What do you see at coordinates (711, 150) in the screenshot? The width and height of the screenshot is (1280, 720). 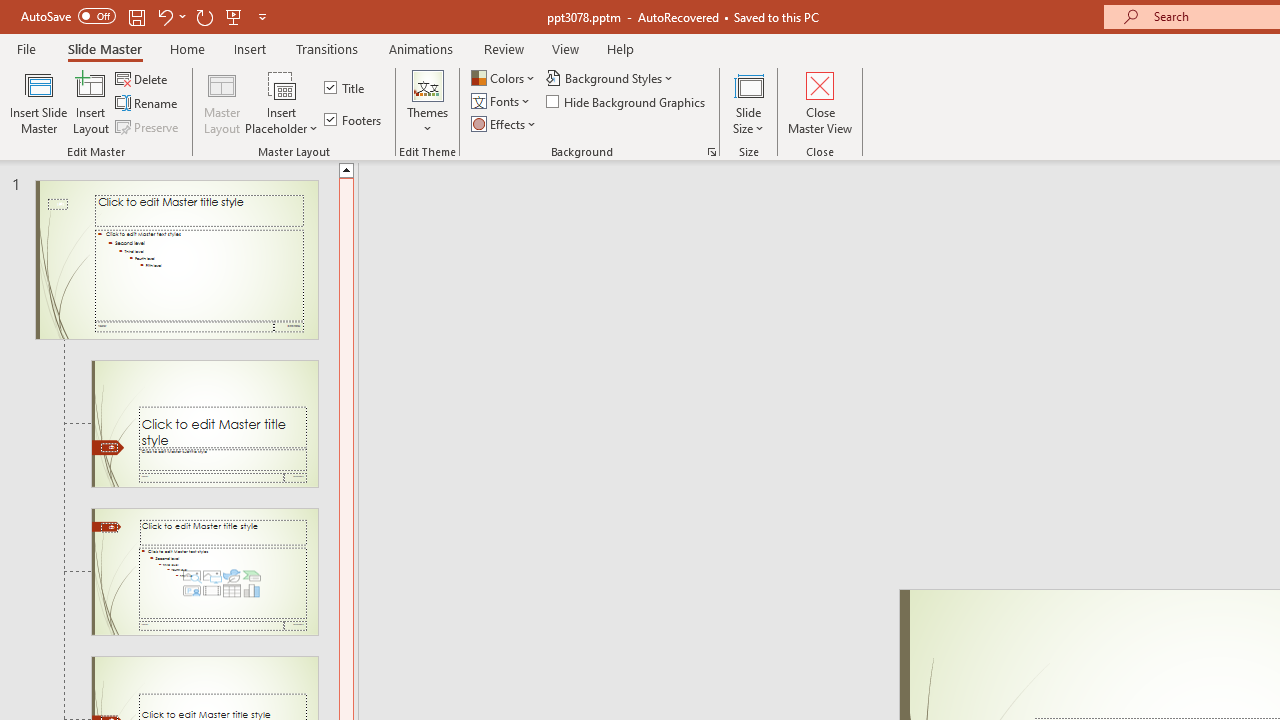 I see `'Format Background...'` at bounding box center [711, 150].